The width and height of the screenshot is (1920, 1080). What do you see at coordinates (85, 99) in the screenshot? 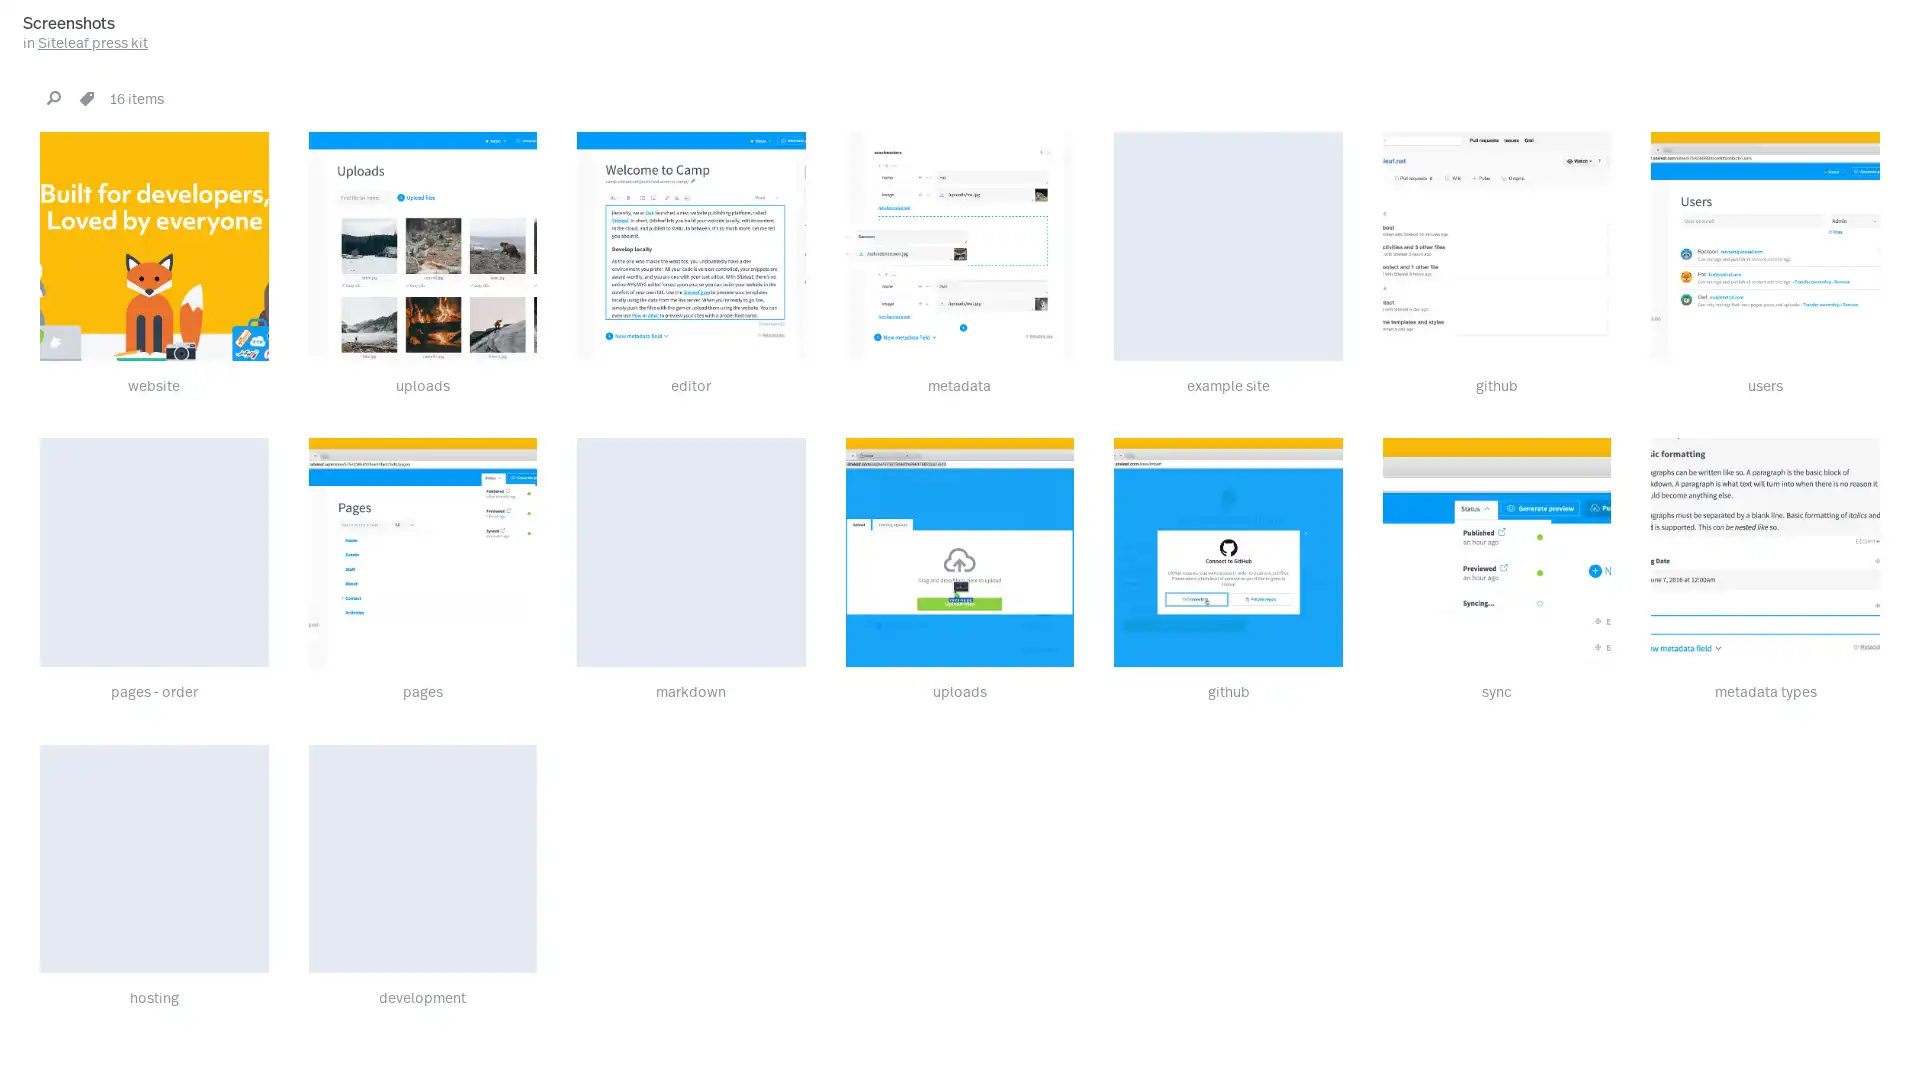
I see `tags` at bounding box center [85, 99].